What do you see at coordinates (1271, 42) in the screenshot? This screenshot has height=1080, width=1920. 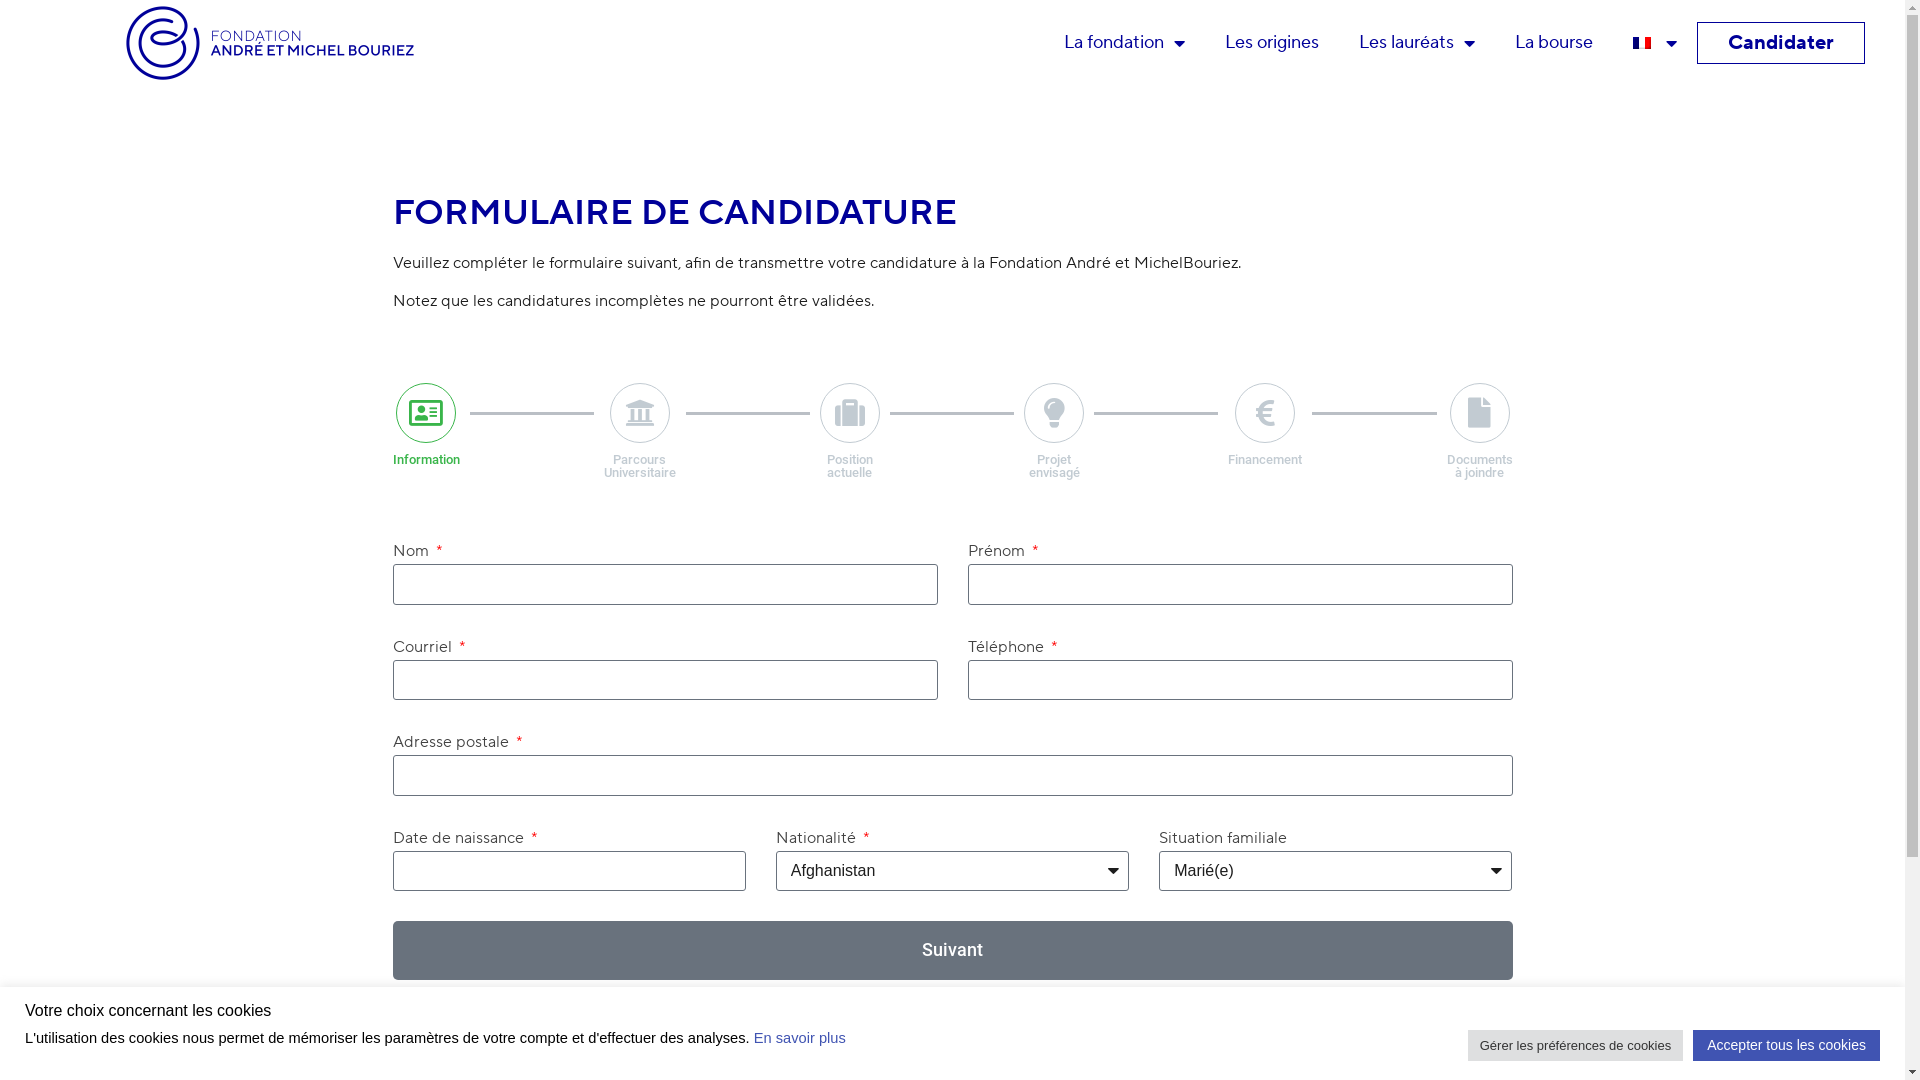 I see `'Les origines'` at bounding box center [1271, 42].